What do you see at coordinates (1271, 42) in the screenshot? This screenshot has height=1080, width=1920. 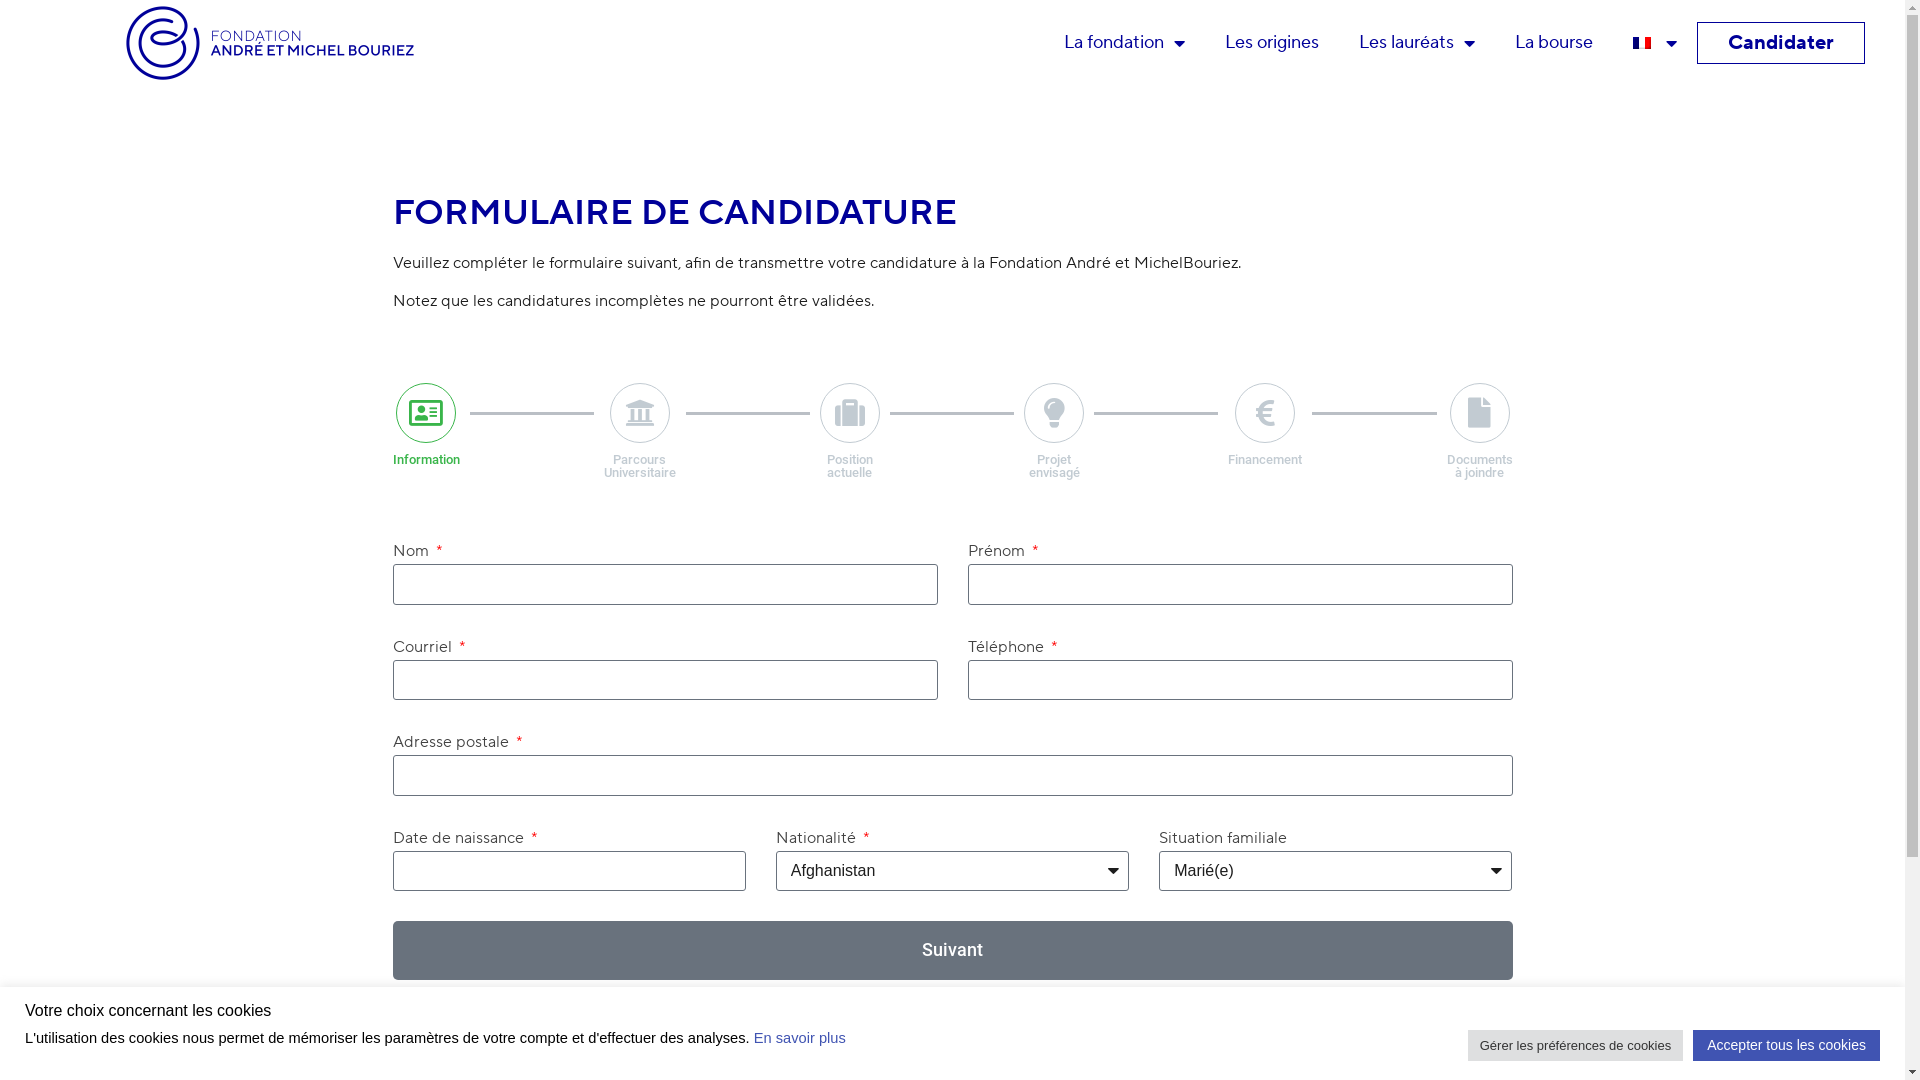 I see `'Les origines'` at bounding box center [1271, 42].